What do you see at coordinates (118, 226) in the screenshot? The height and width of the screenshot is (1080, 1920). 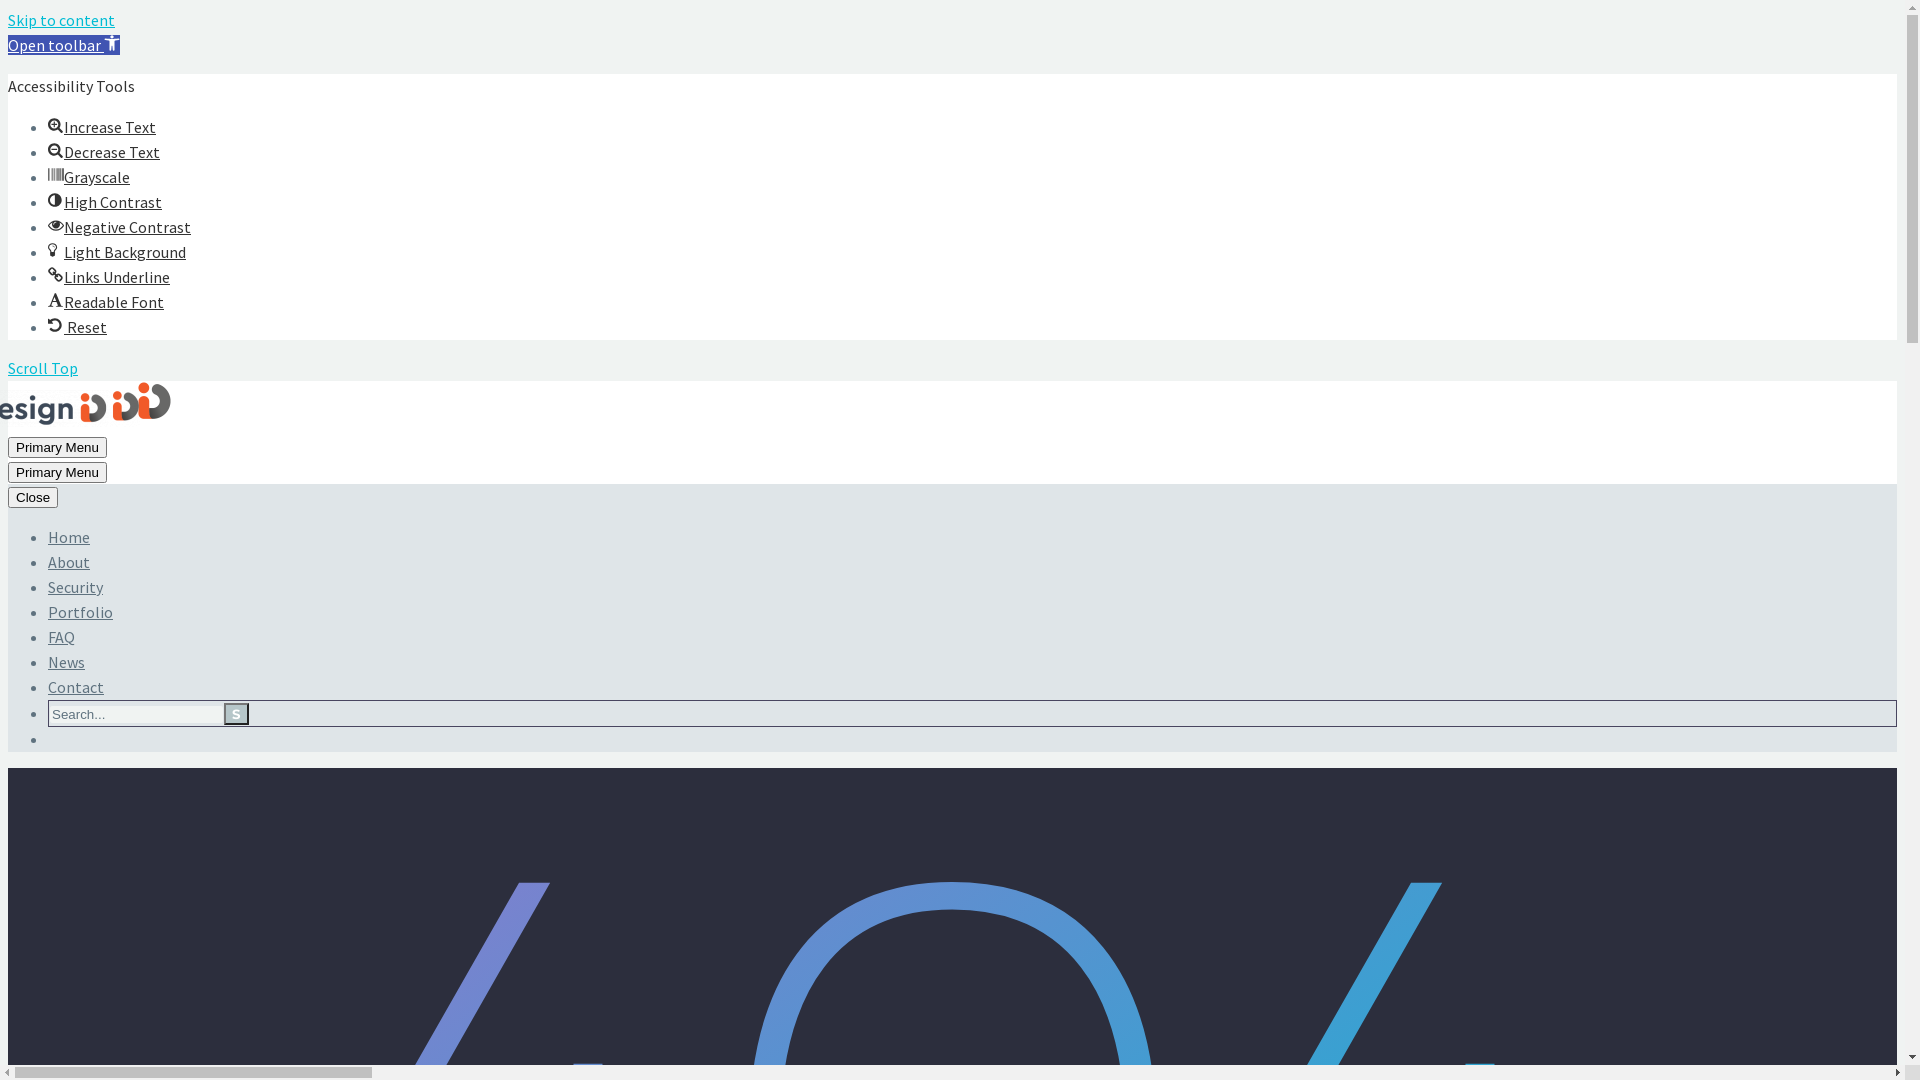 I see `'Negative ContrastNegative Contrast'` at bounding box center [118, 226].